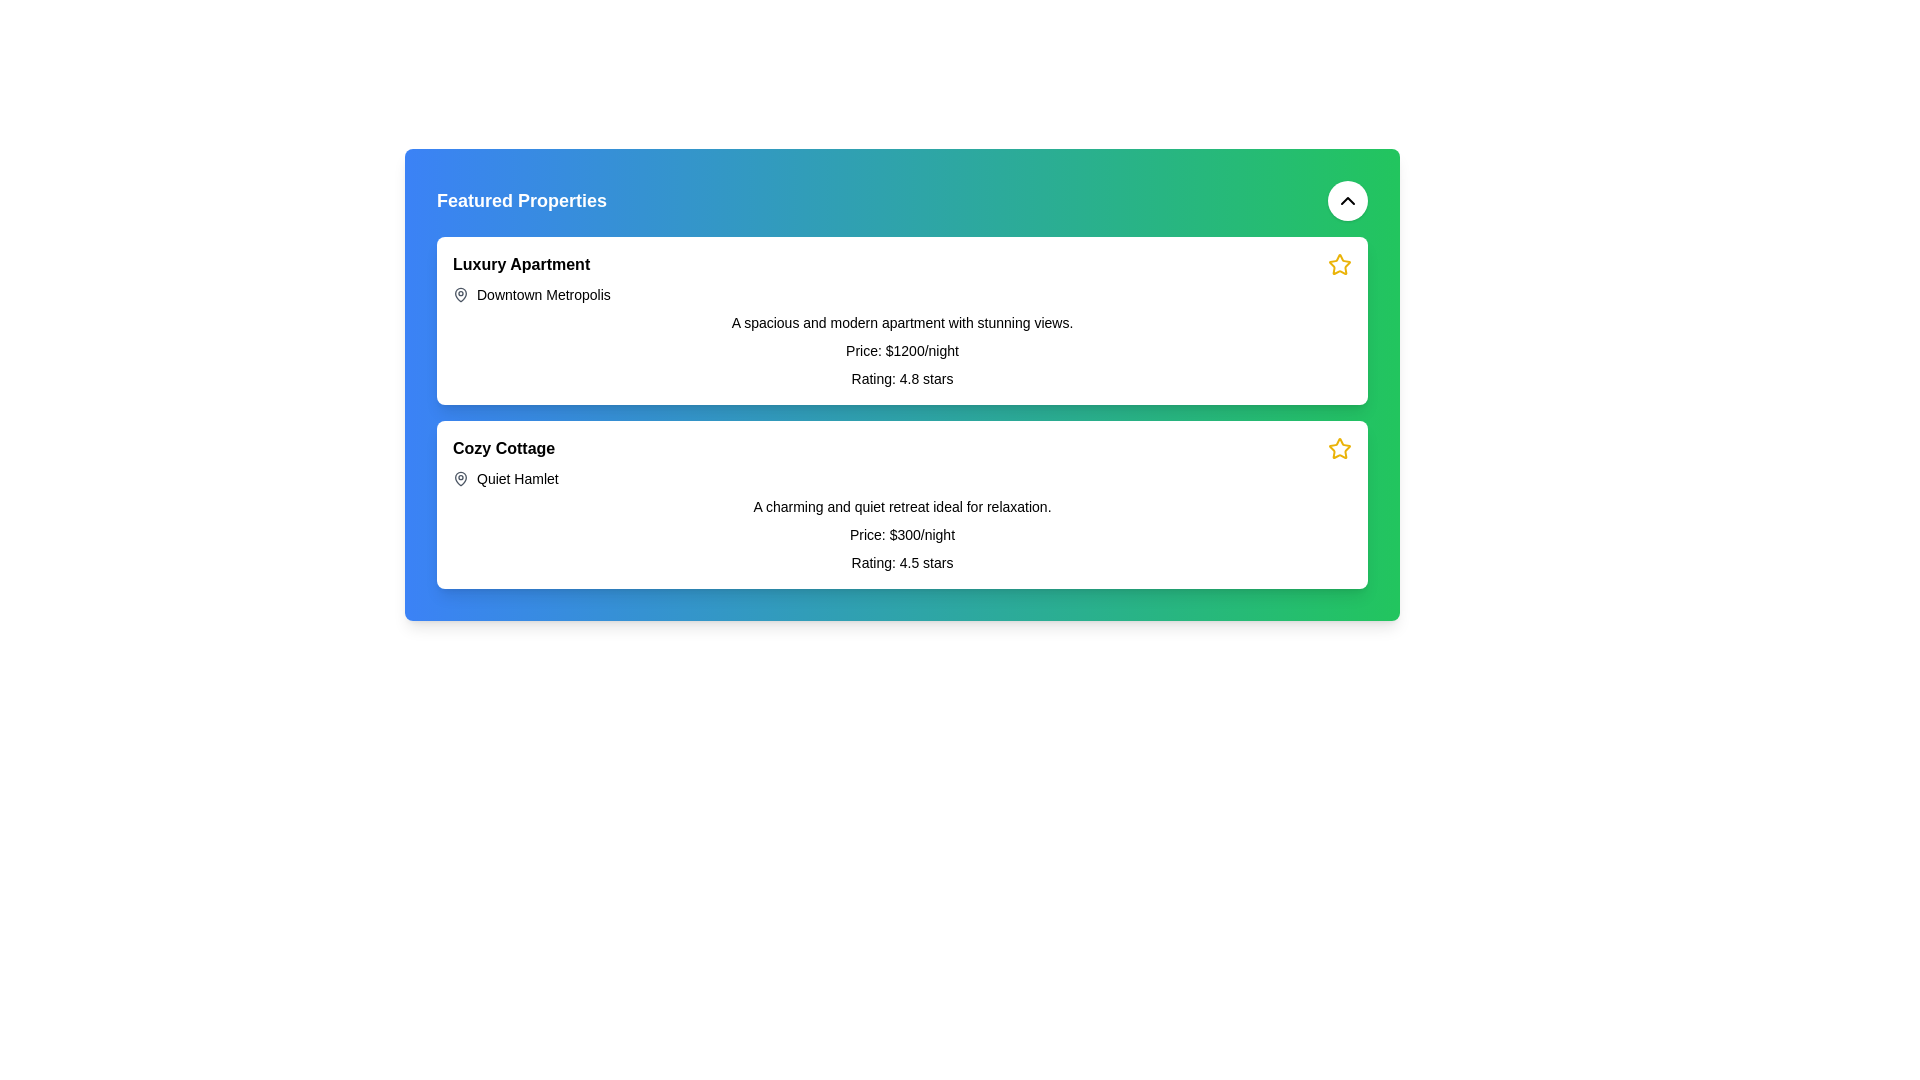 The width and height of the screenshot is (1920, 1080). I want to click on the text label displaying 'Quiet Hamlet', located in the lower portion of the interface under the 'Cozy Cottage' heading, so click(517, 478).